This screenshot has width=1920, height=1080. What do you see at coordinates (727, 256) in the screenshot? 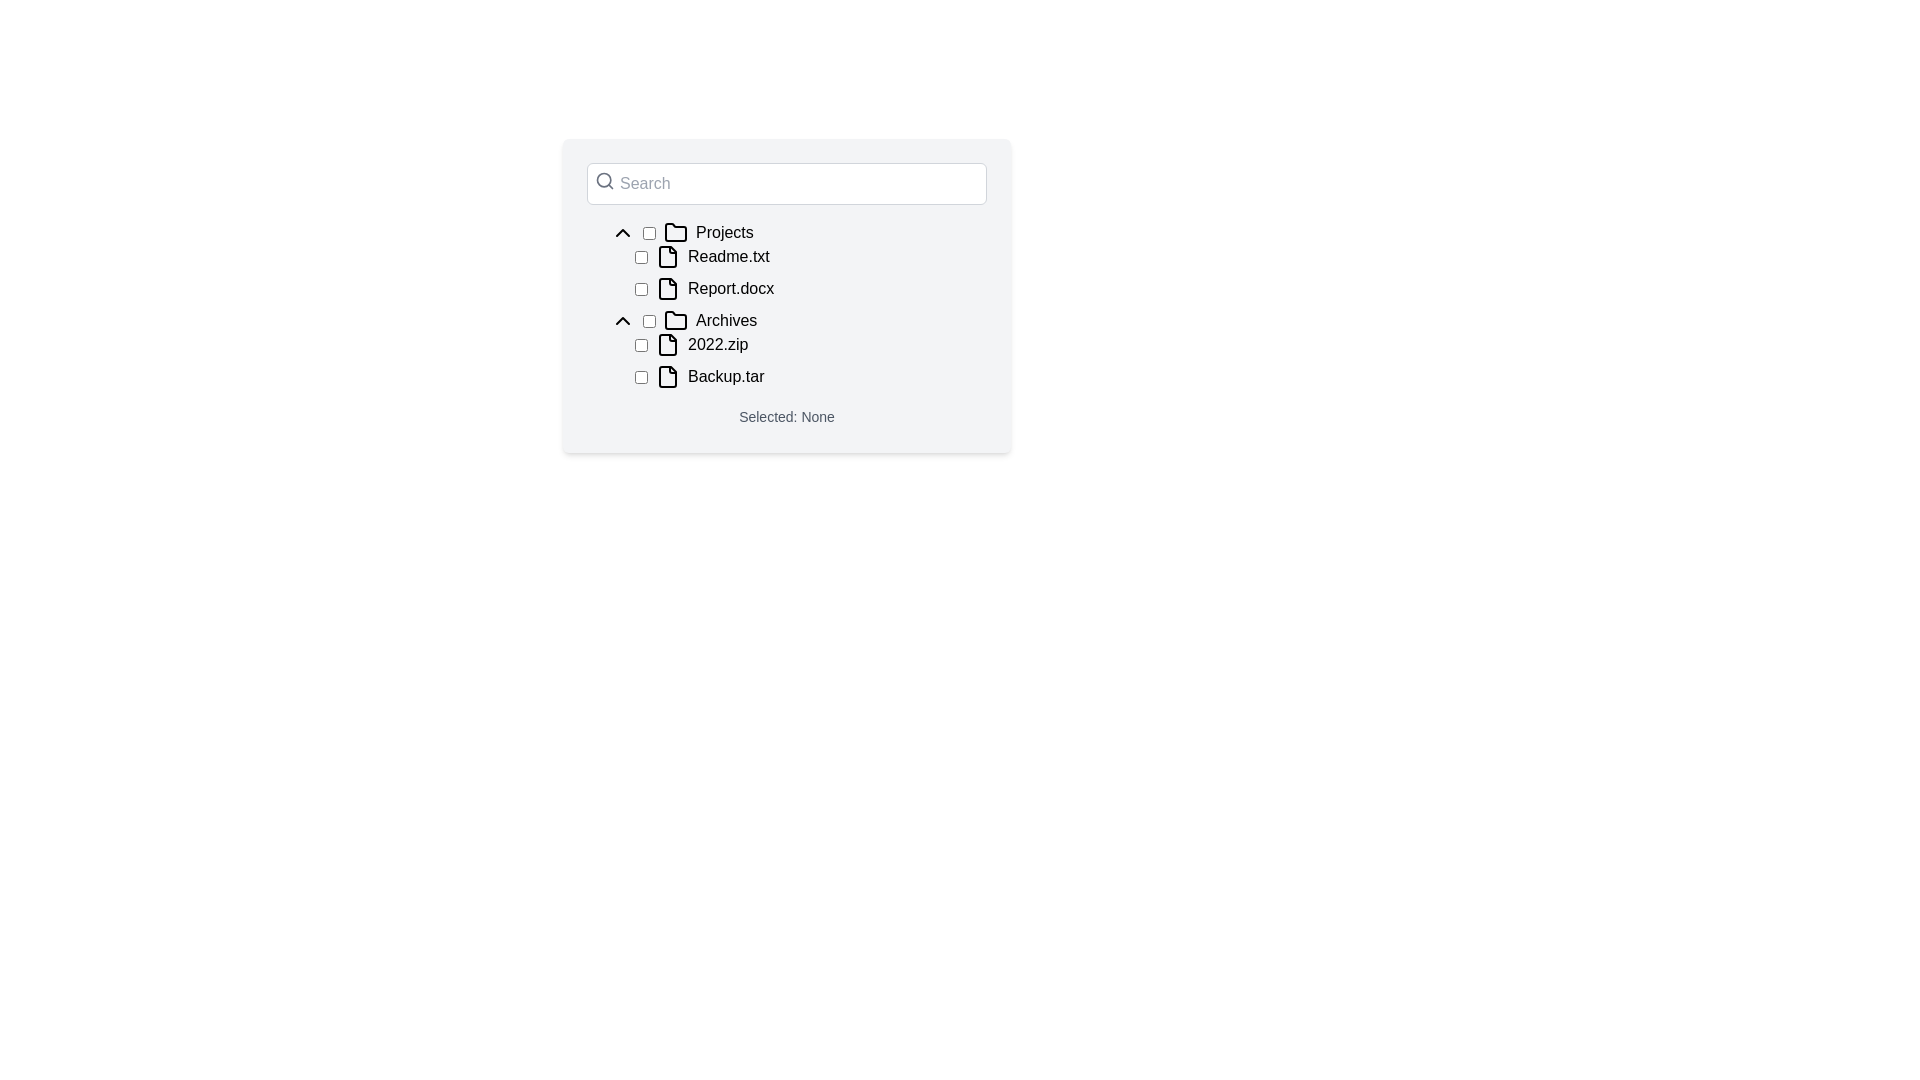
I see `on the 'Readme.txt' text label in the file tree structure` at bounding box center [727, 256].